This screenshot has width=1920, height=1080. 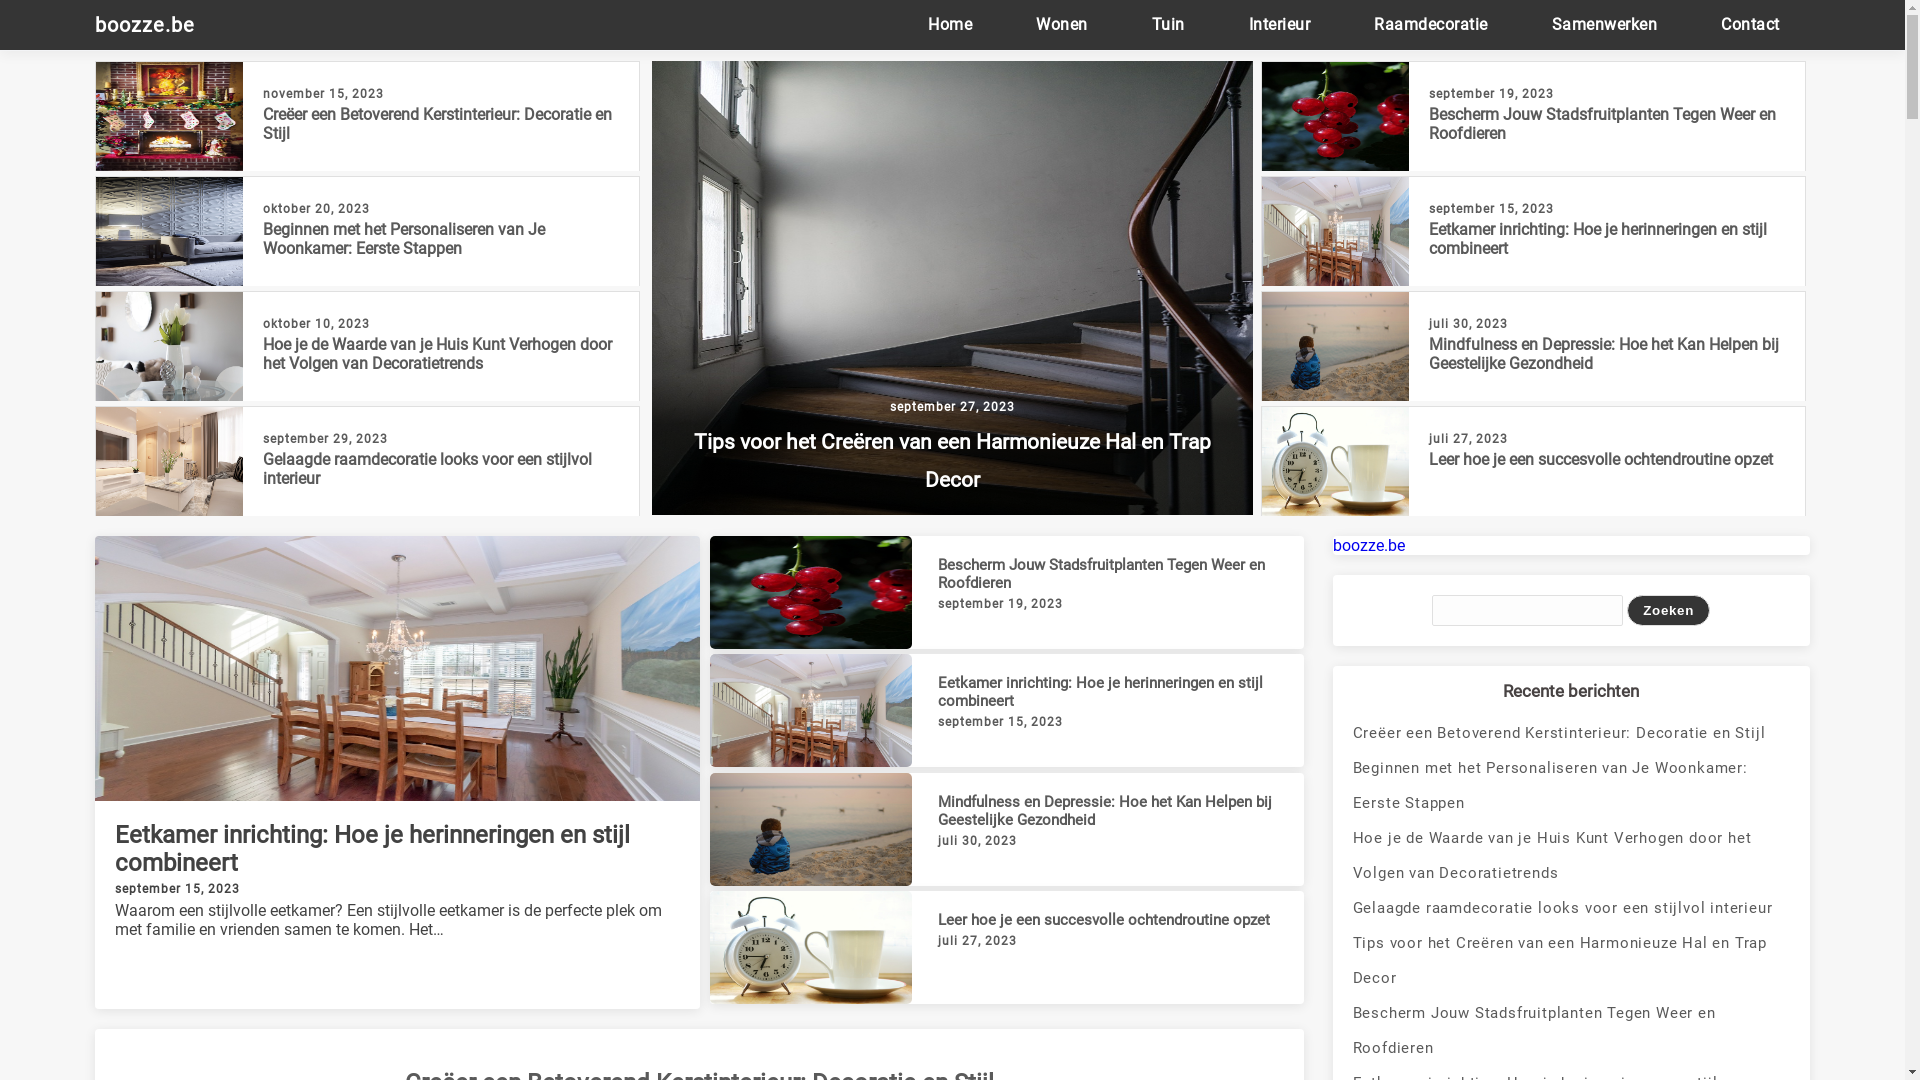 I want to click on 'Samenwerken', so click(x=1604, y=24).